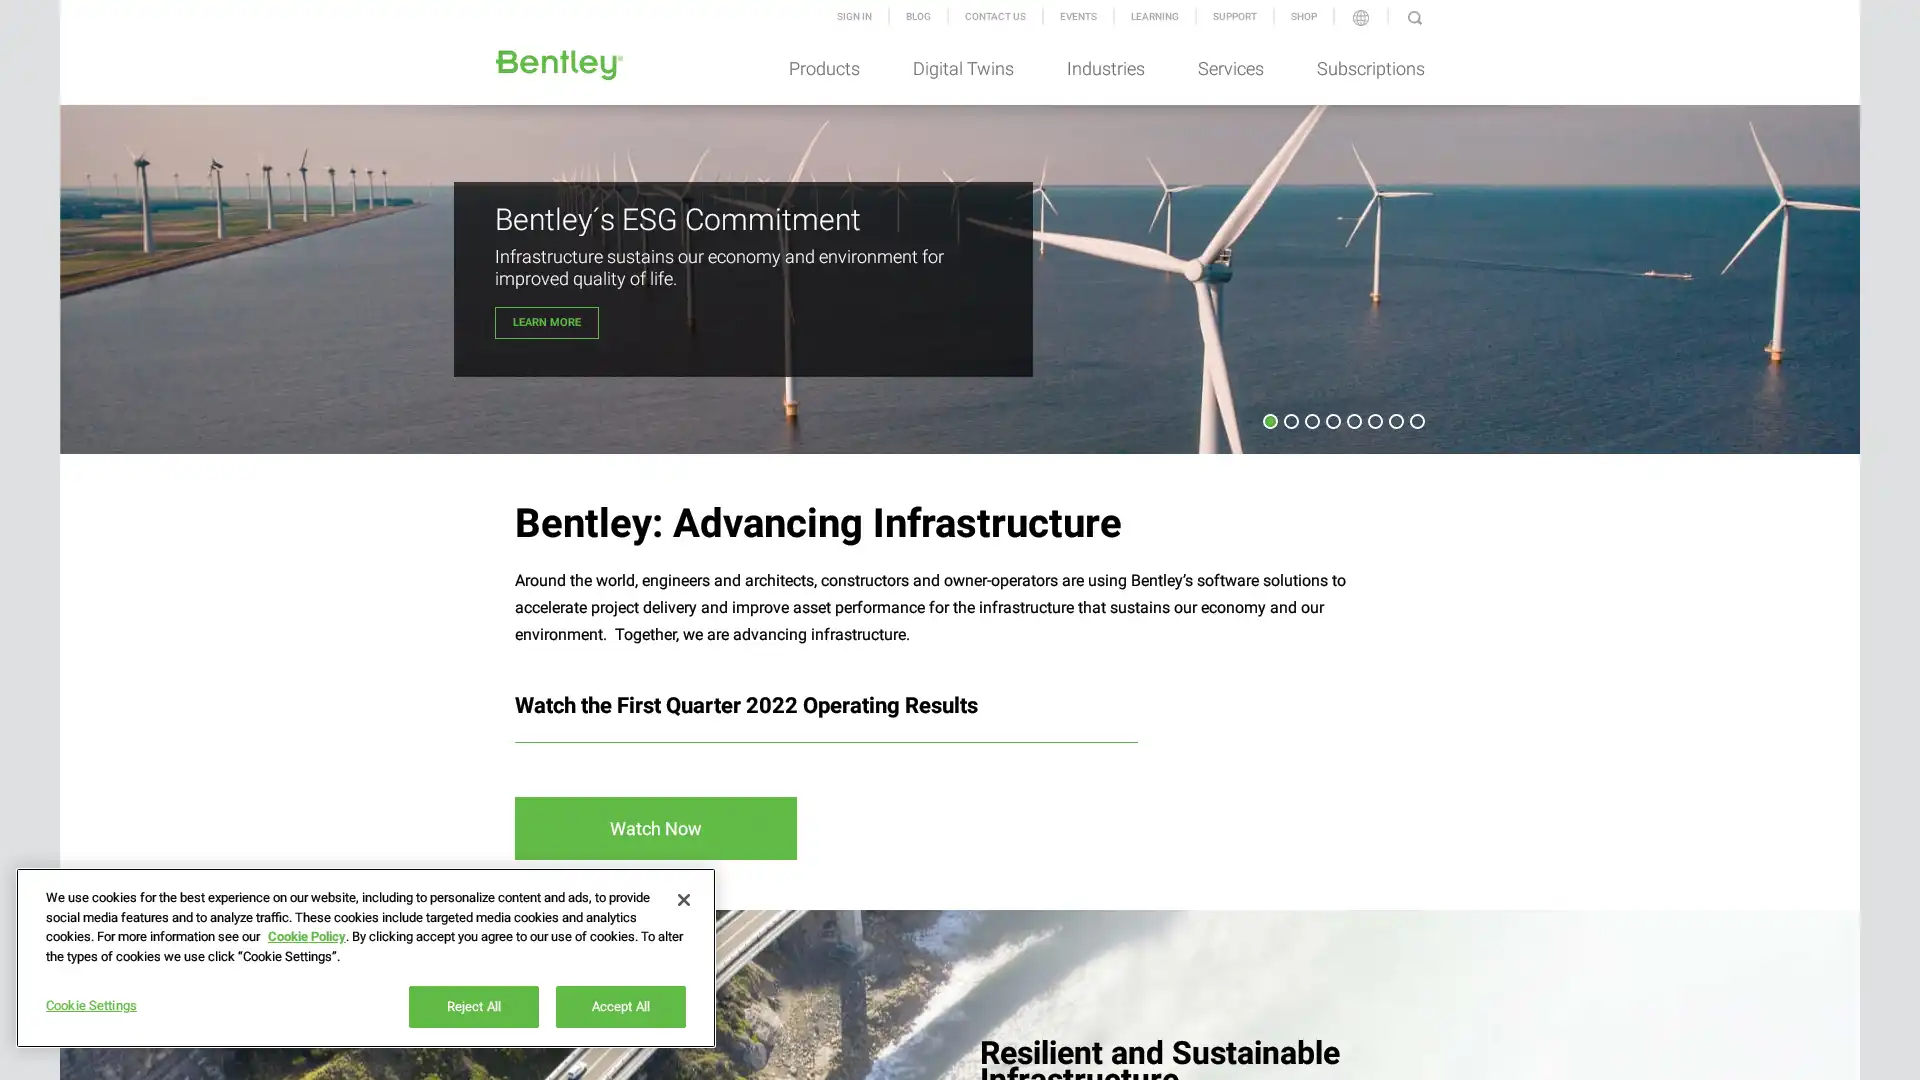 Image resolution: width=1920 pixels, height=1080 pixels. Describe the element at coordinates (619, 1006) in the screenshot. I see `Accept All` at that location.